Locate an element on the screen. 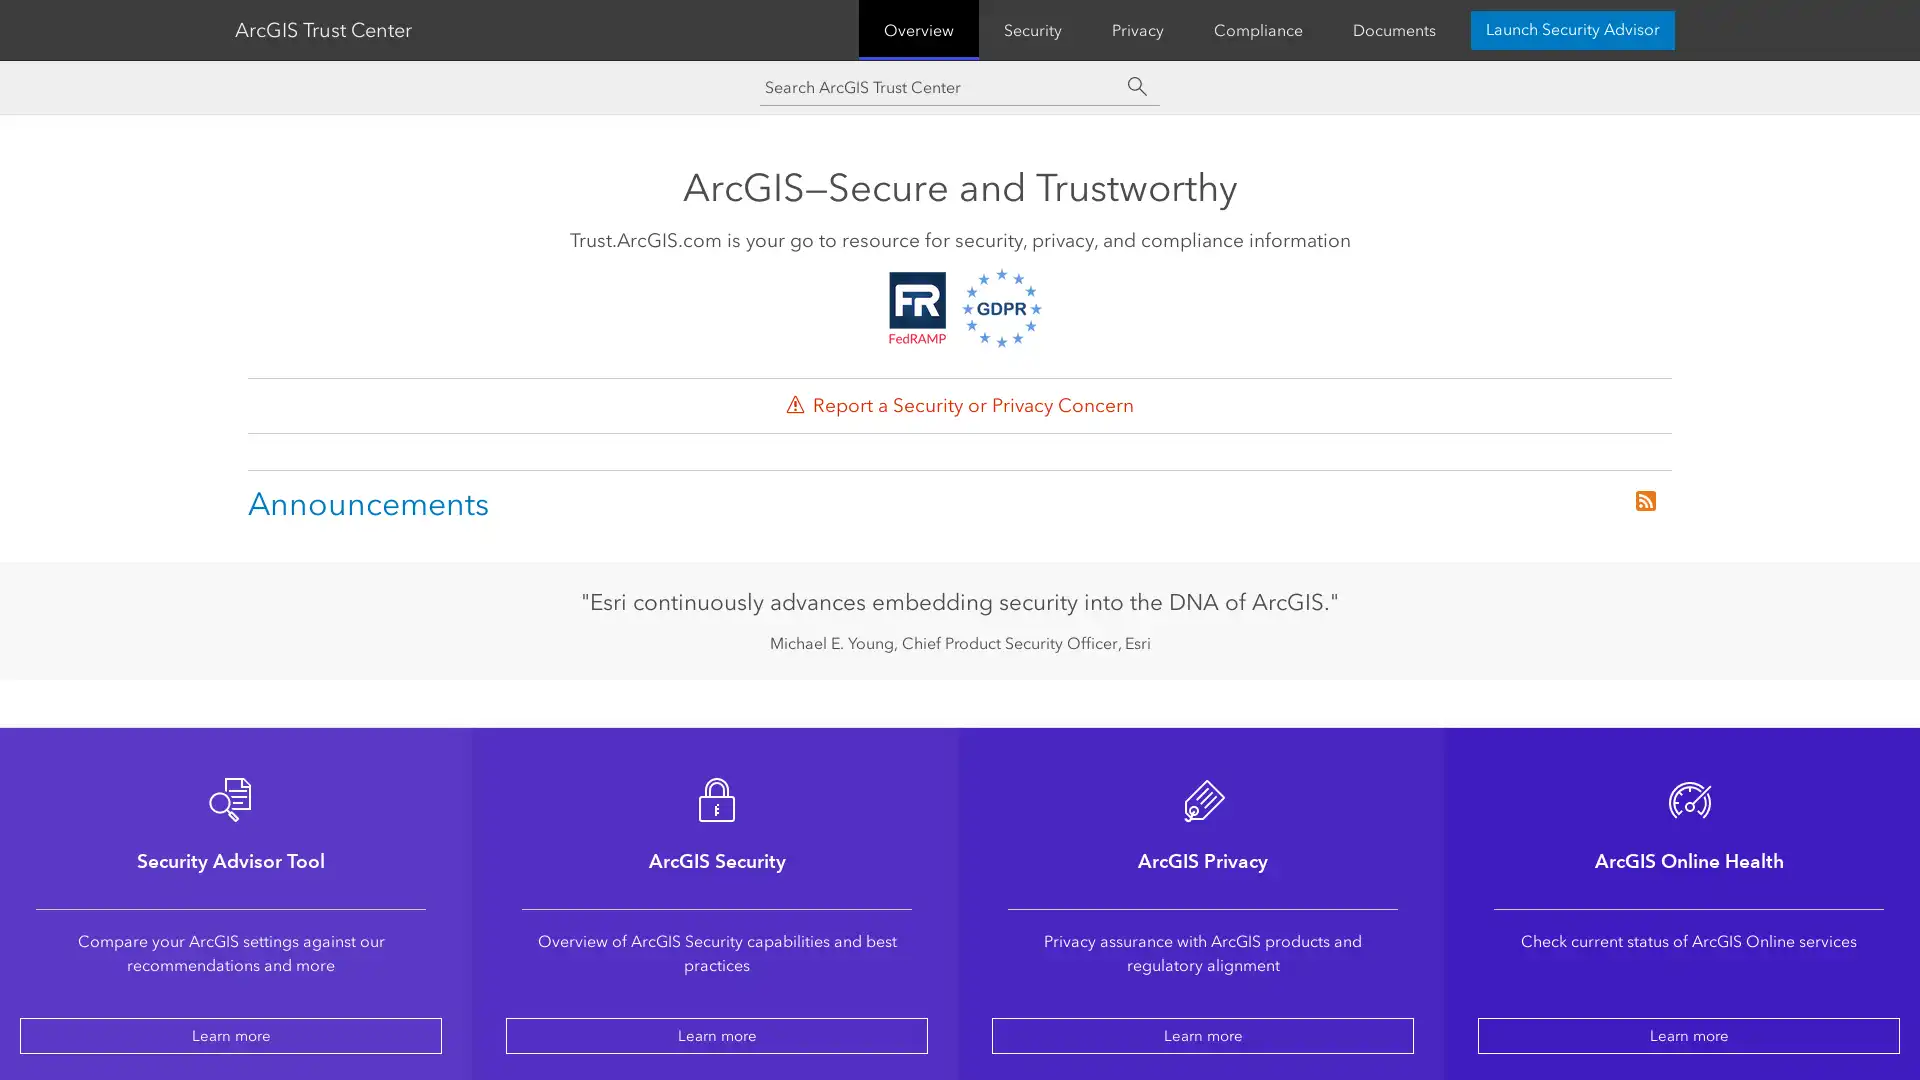 This screenshot has height=1080, width=1920. Accept All Cookies is located at coordinates (1714, 947).